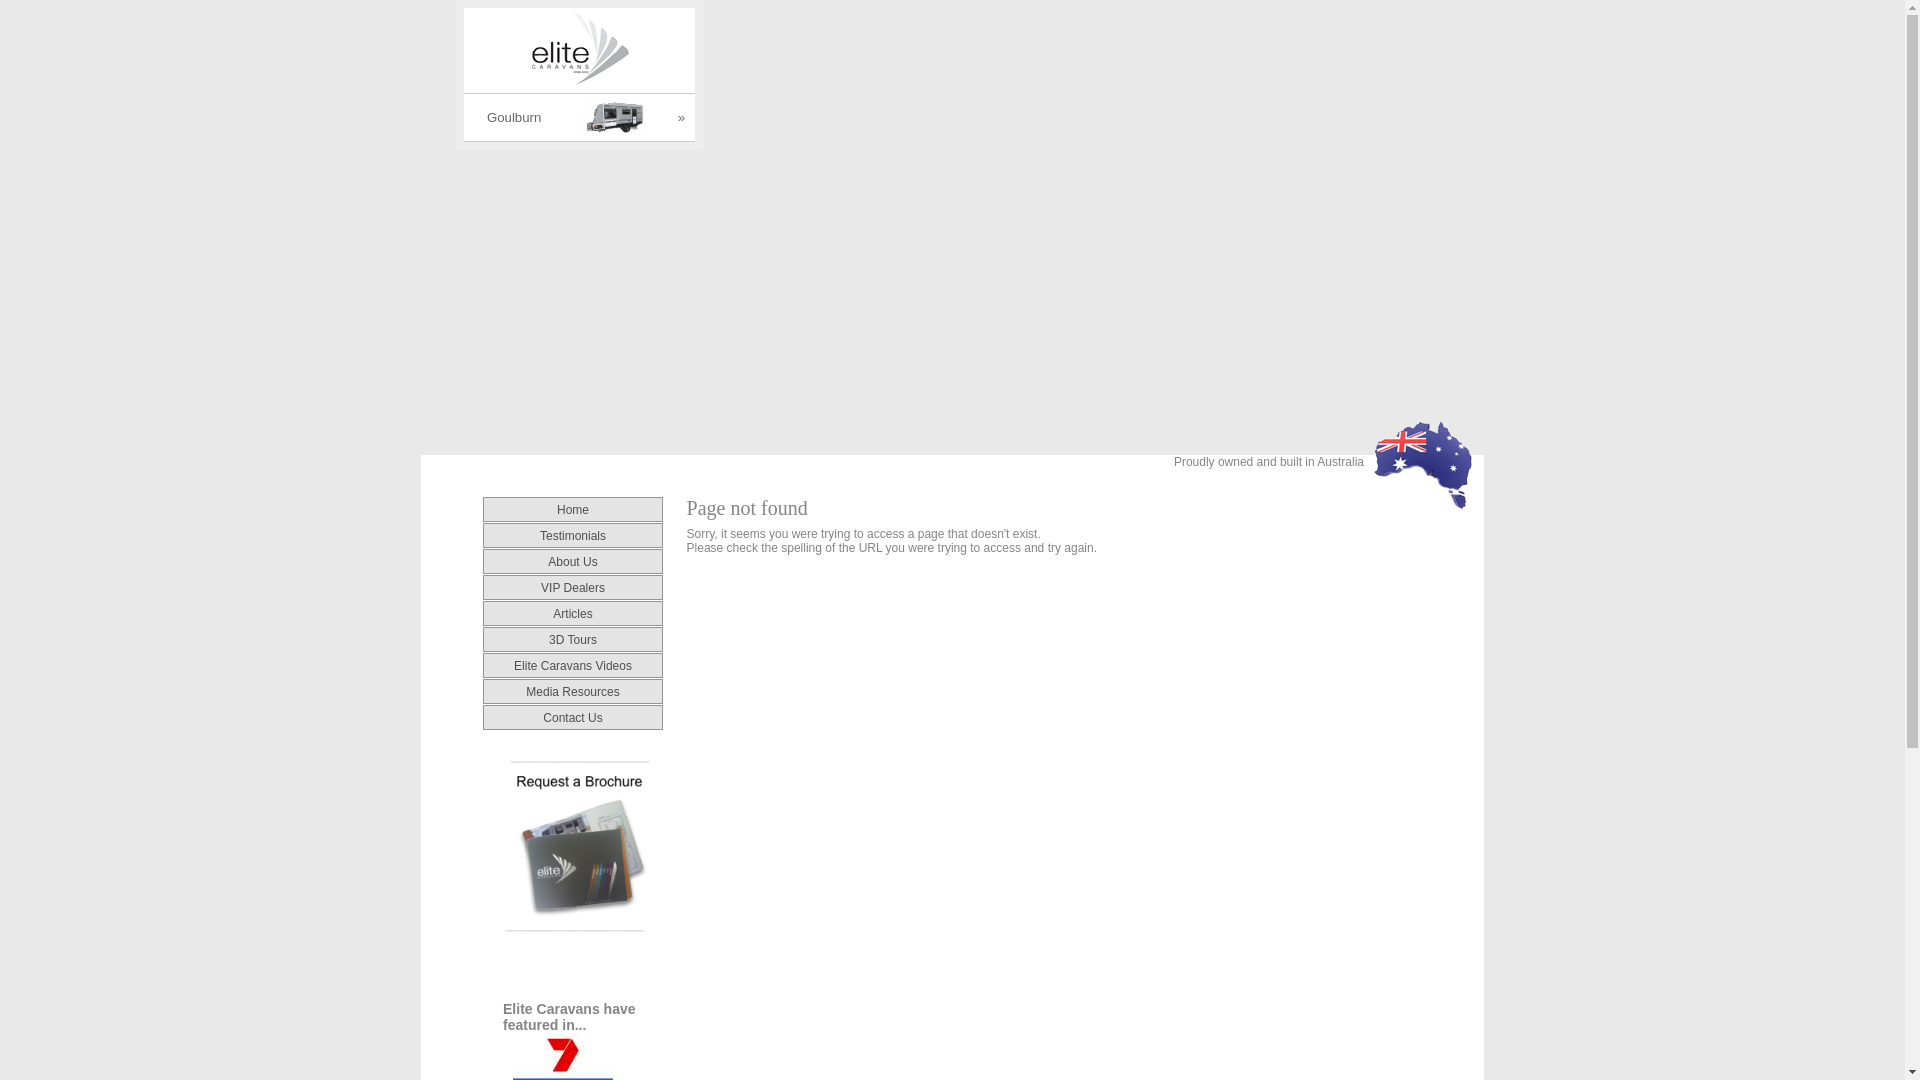 The width and height of the screenshot is (1920, 1080). What do you see at coordinates (513, 664) in the screenshot?
I see `'Elite Caravans Videos'` at bounding box center [513, 664].